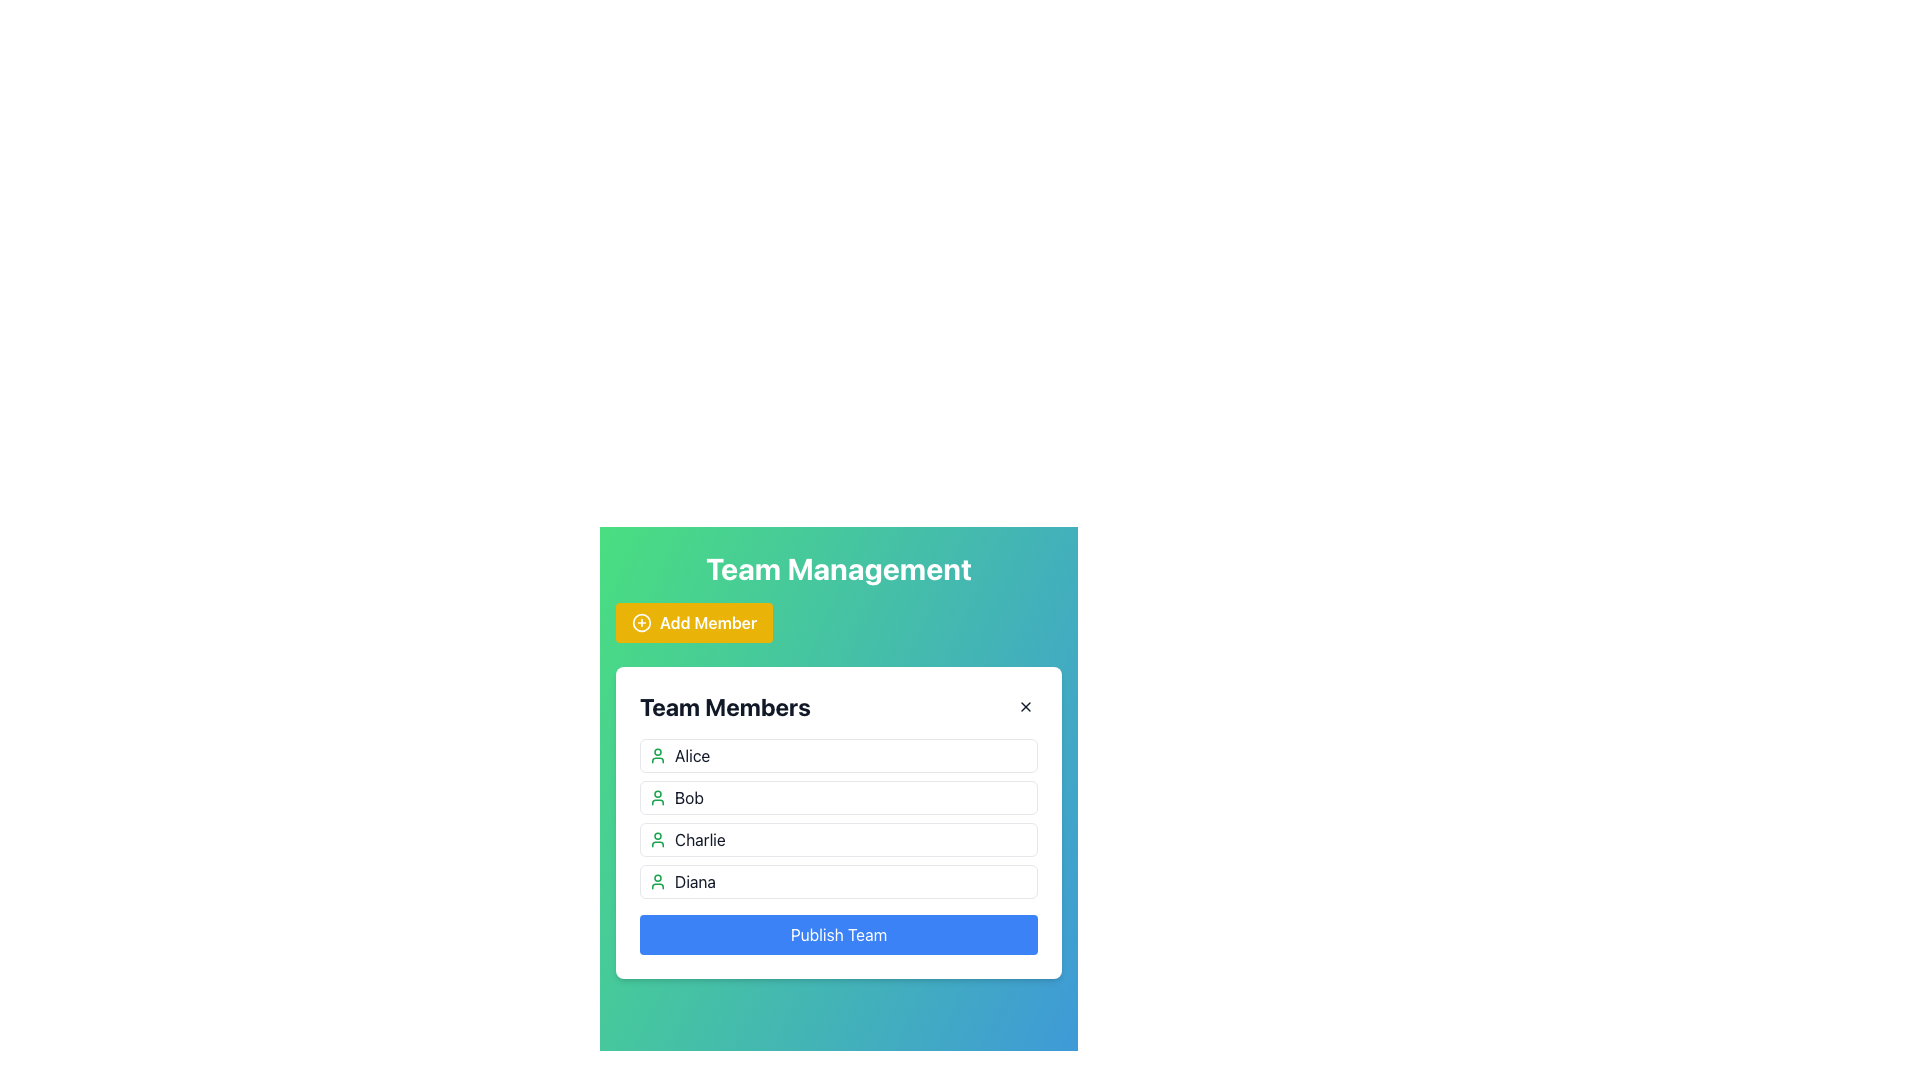 This screenshot has width=1920, height=1080. Describe the element at coordinates (642, 622) in the screenshot. I see `the circular icon with a plus symbol, which is located to the left of the text 'Add Member' within the button labeled 'Add Member'` at that location.